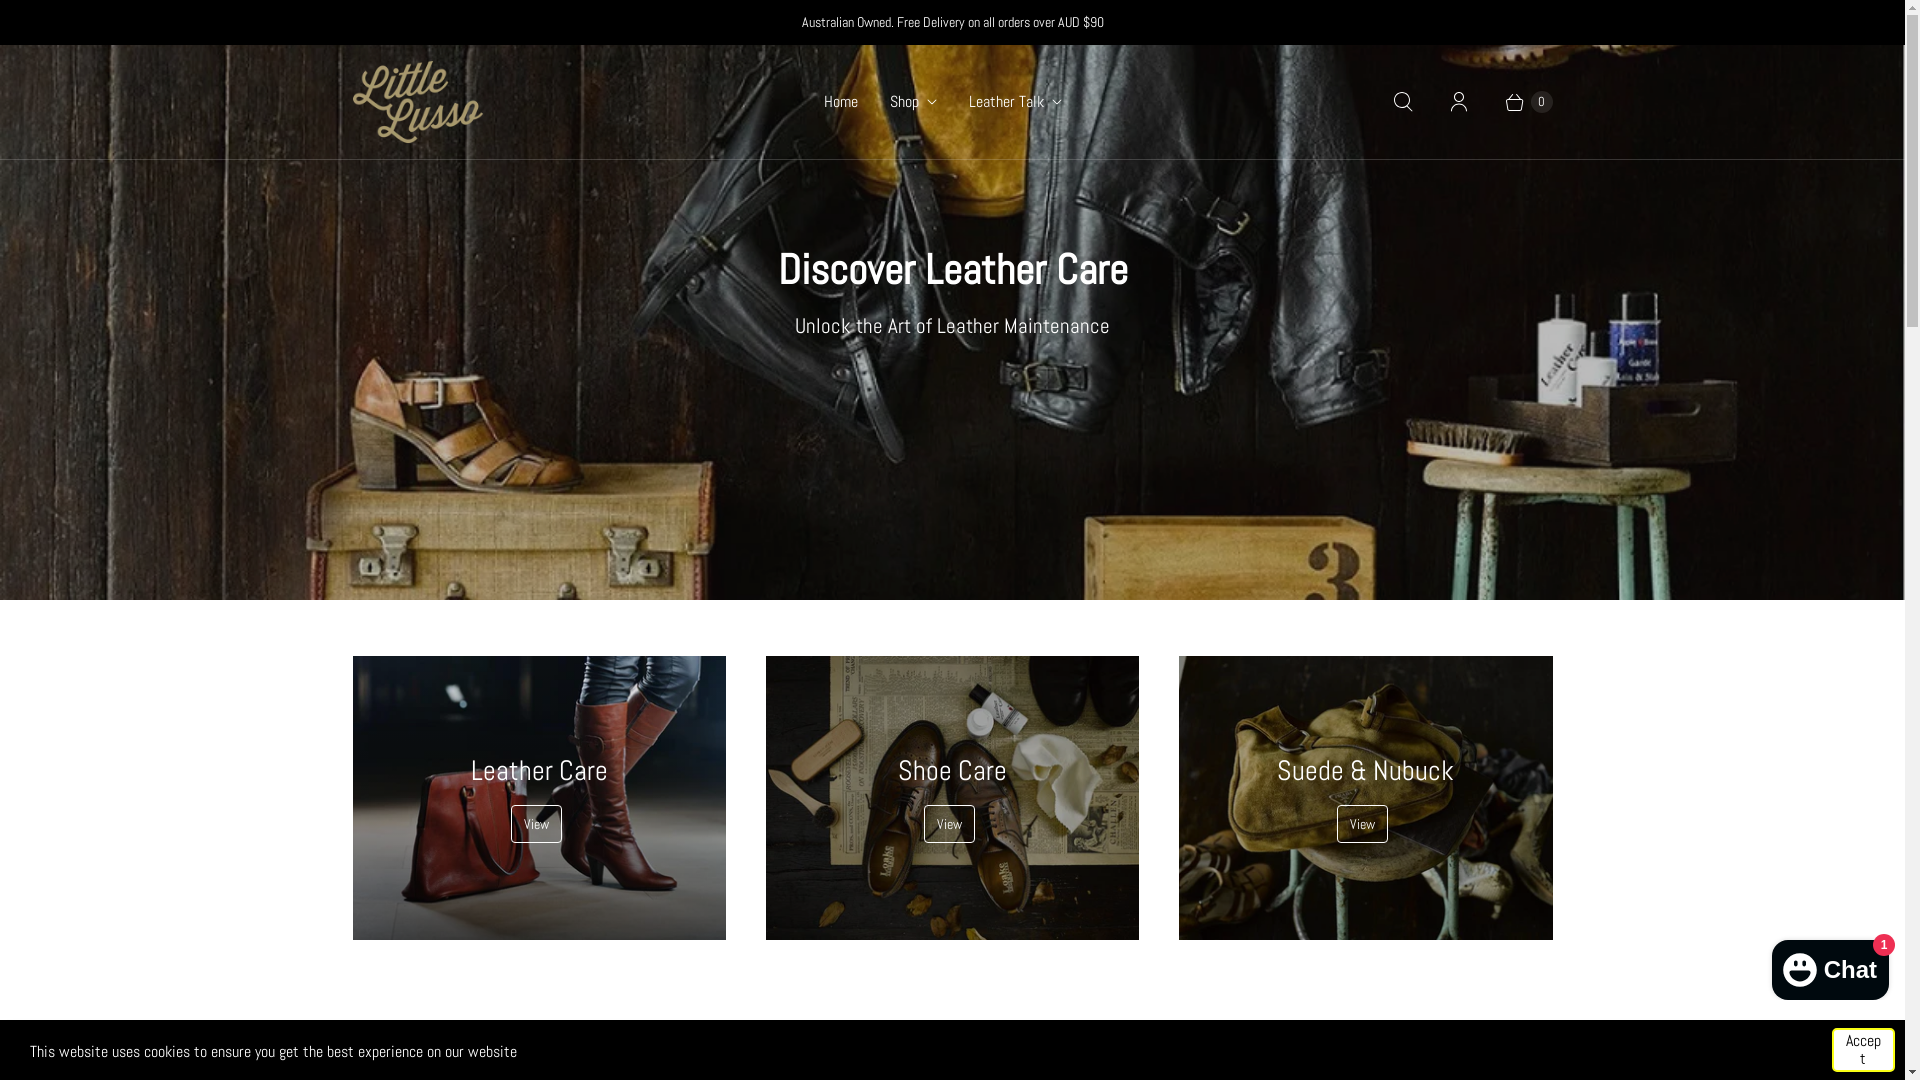 The image size is (1920, 1080). What do you see at coordinates (1830, 964) in the screenshot?
I see `'Shopify online store chat'` at bounding box center [1830, 964].